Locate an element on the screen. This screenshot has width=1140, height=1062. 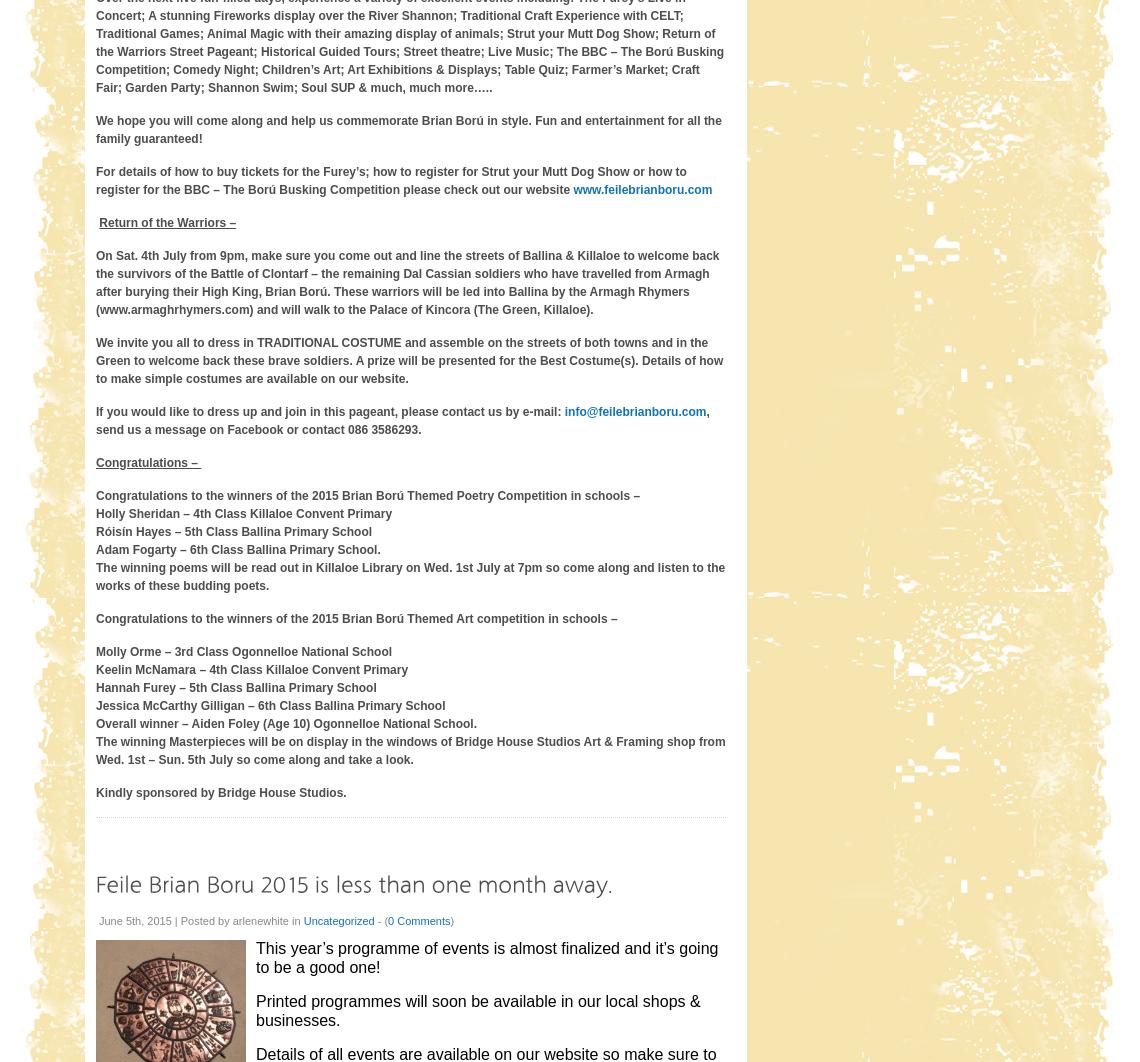
'Return of the Warriors –' is located at coordinates (167, 221).